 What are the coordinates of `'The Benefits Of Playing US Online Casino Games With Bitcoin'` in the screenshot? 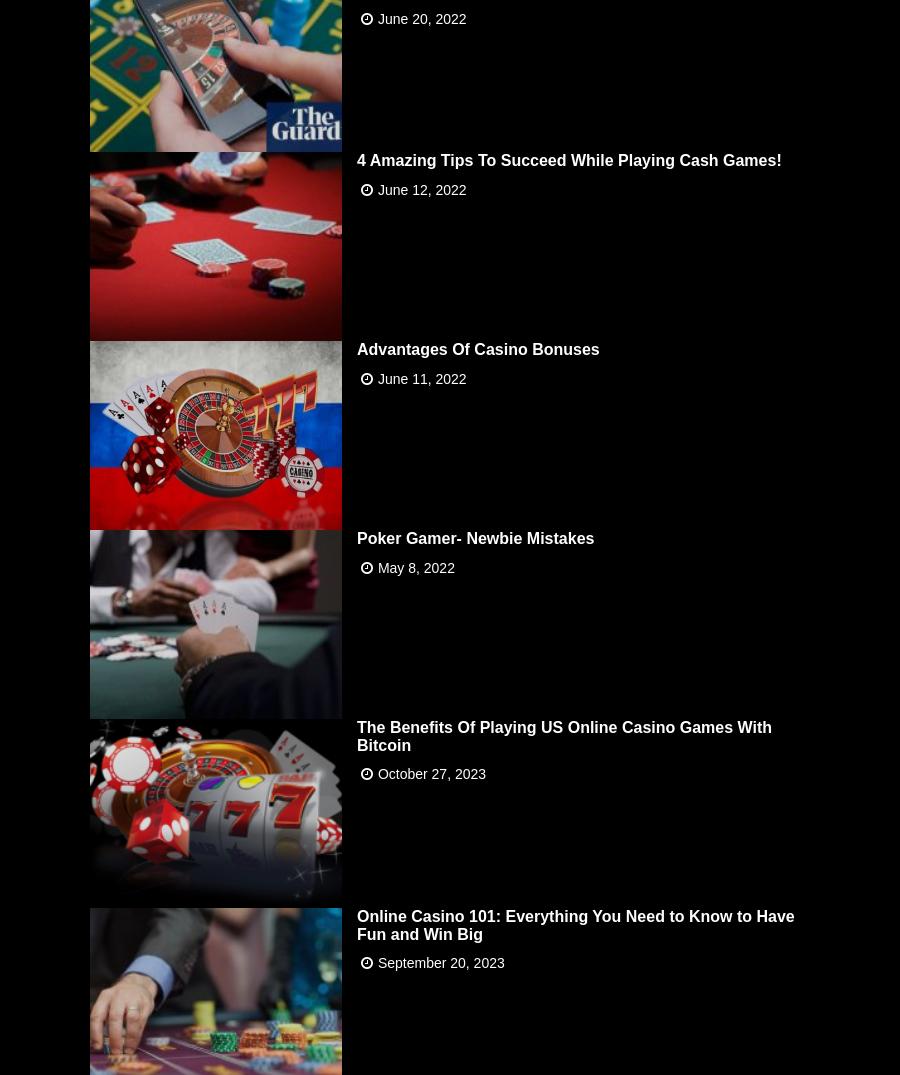 It's located at (564, 734).